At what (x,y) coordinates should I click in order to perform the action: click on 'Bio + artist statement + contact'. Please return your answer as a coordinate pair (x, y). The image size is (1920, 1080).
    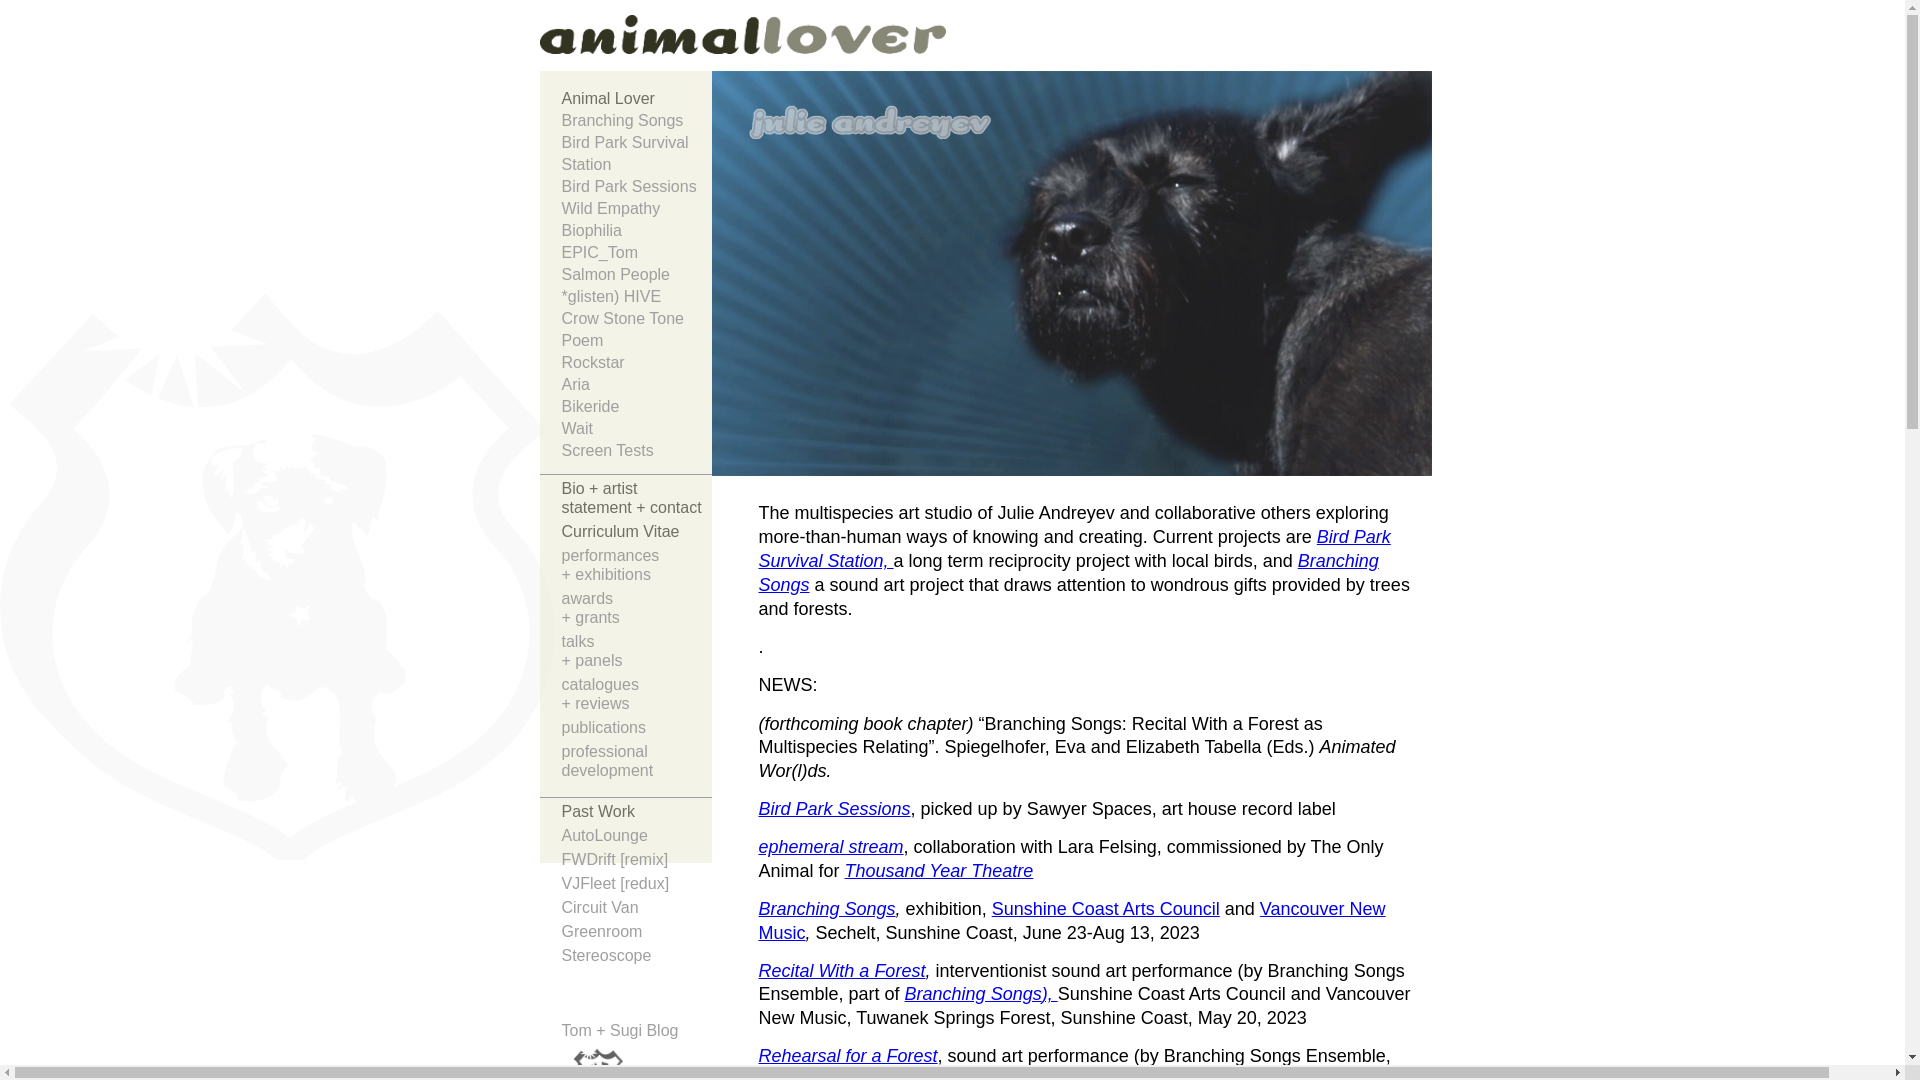
    Looking at the image, I should click on (636, 499).